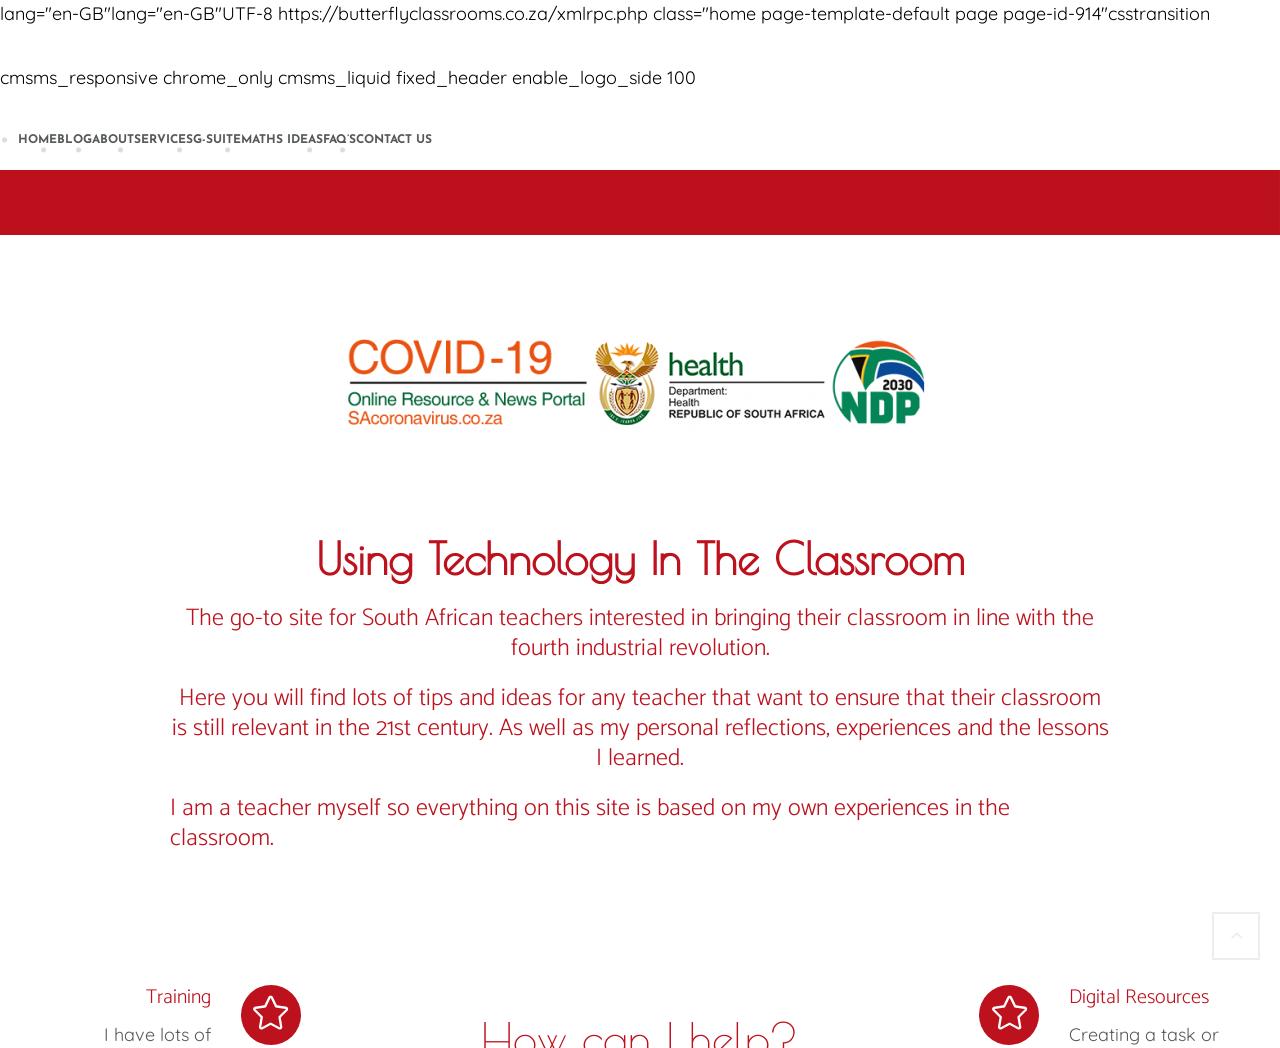 This screenshot has width=1280, height=1048. What do you see at coordinates (163, 140) in the screenshot?
I see `'Services'` at bounding box center [163, 140].